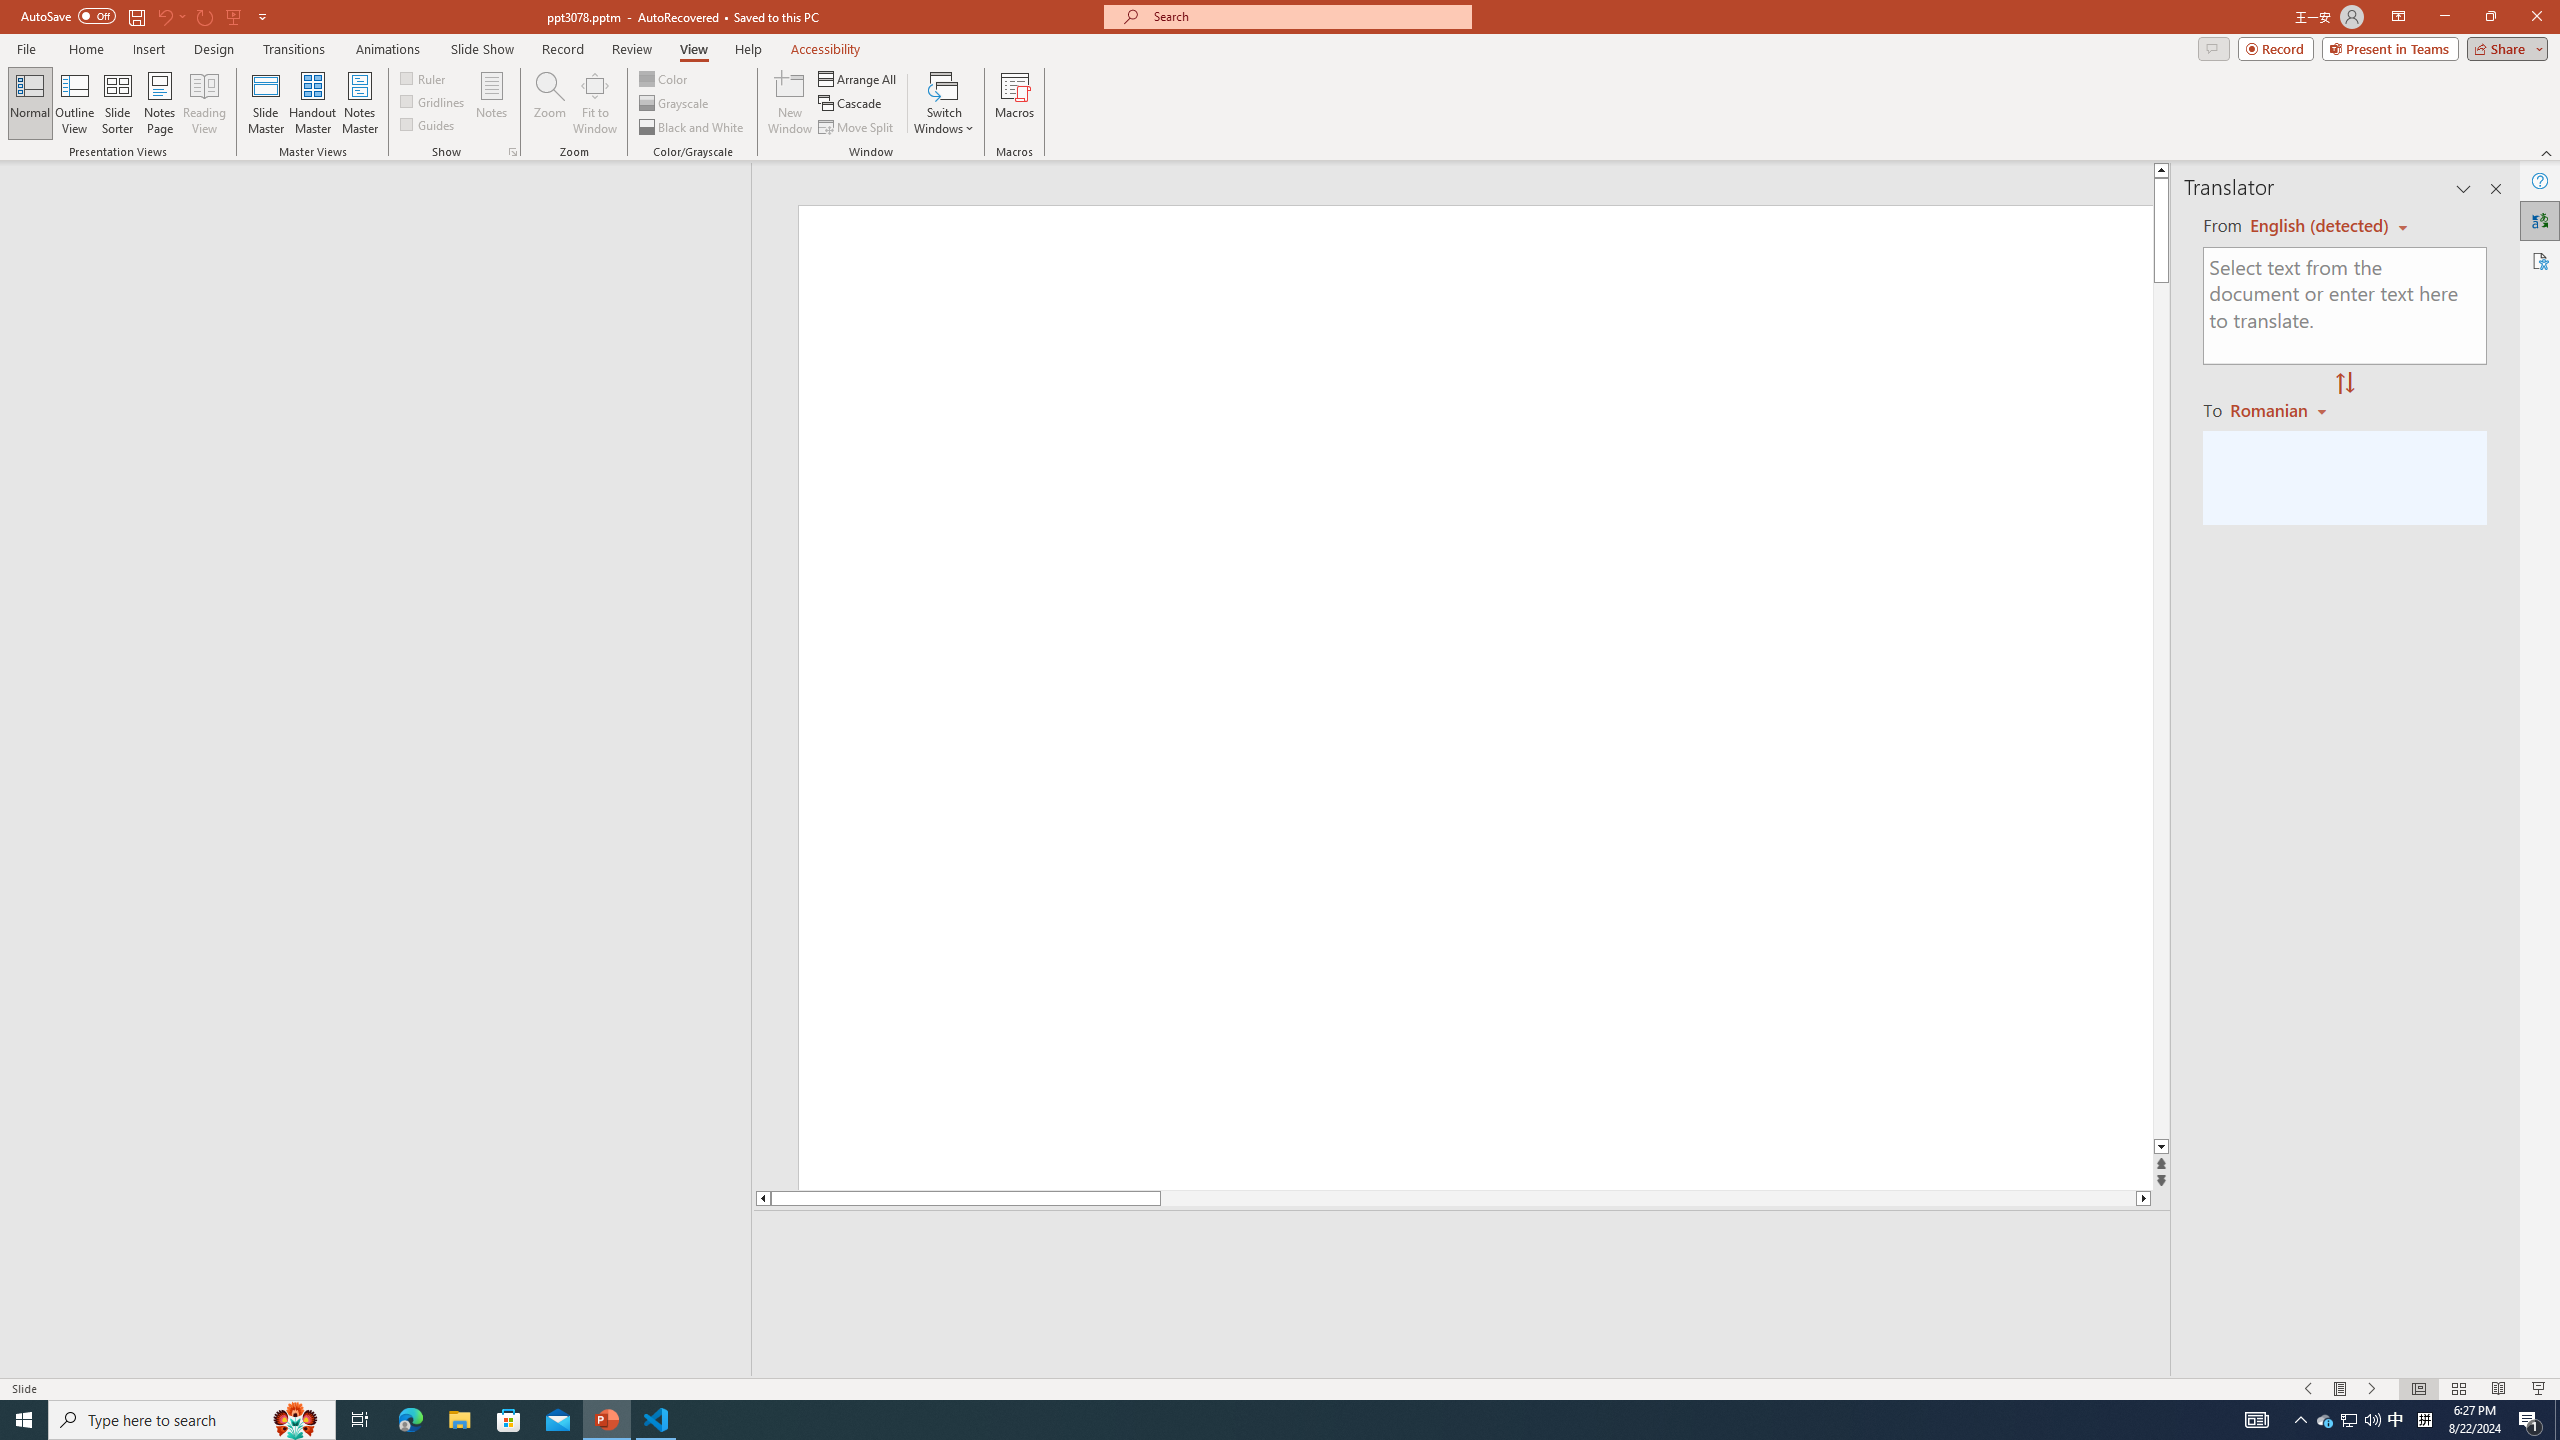 This screenshot has width=2560, height=1440. What do you see at coordinates (788, 103) in the screenshot?
I see `'New Window'` at bounding box center [788, 103].